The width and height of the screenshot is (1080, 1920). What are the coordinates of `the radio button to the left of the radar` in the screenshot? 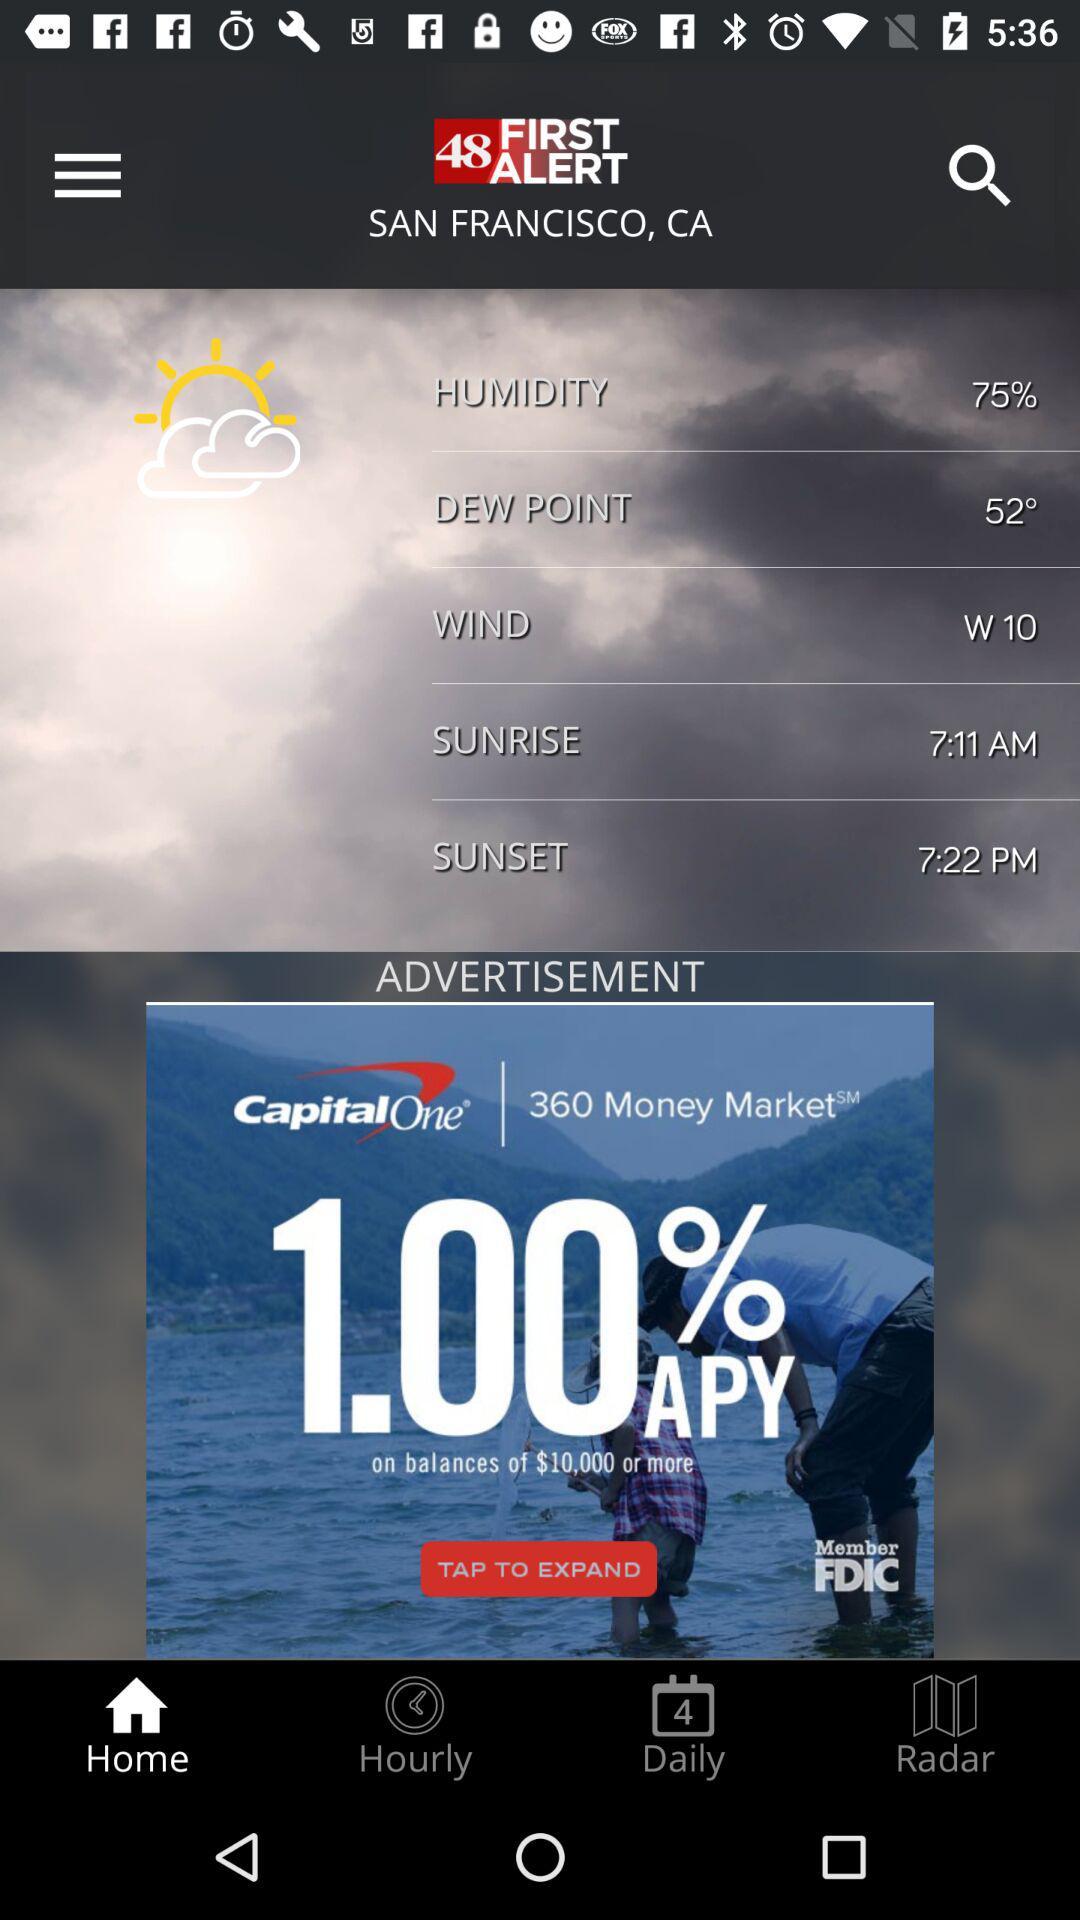 It's located at (682, 1726).